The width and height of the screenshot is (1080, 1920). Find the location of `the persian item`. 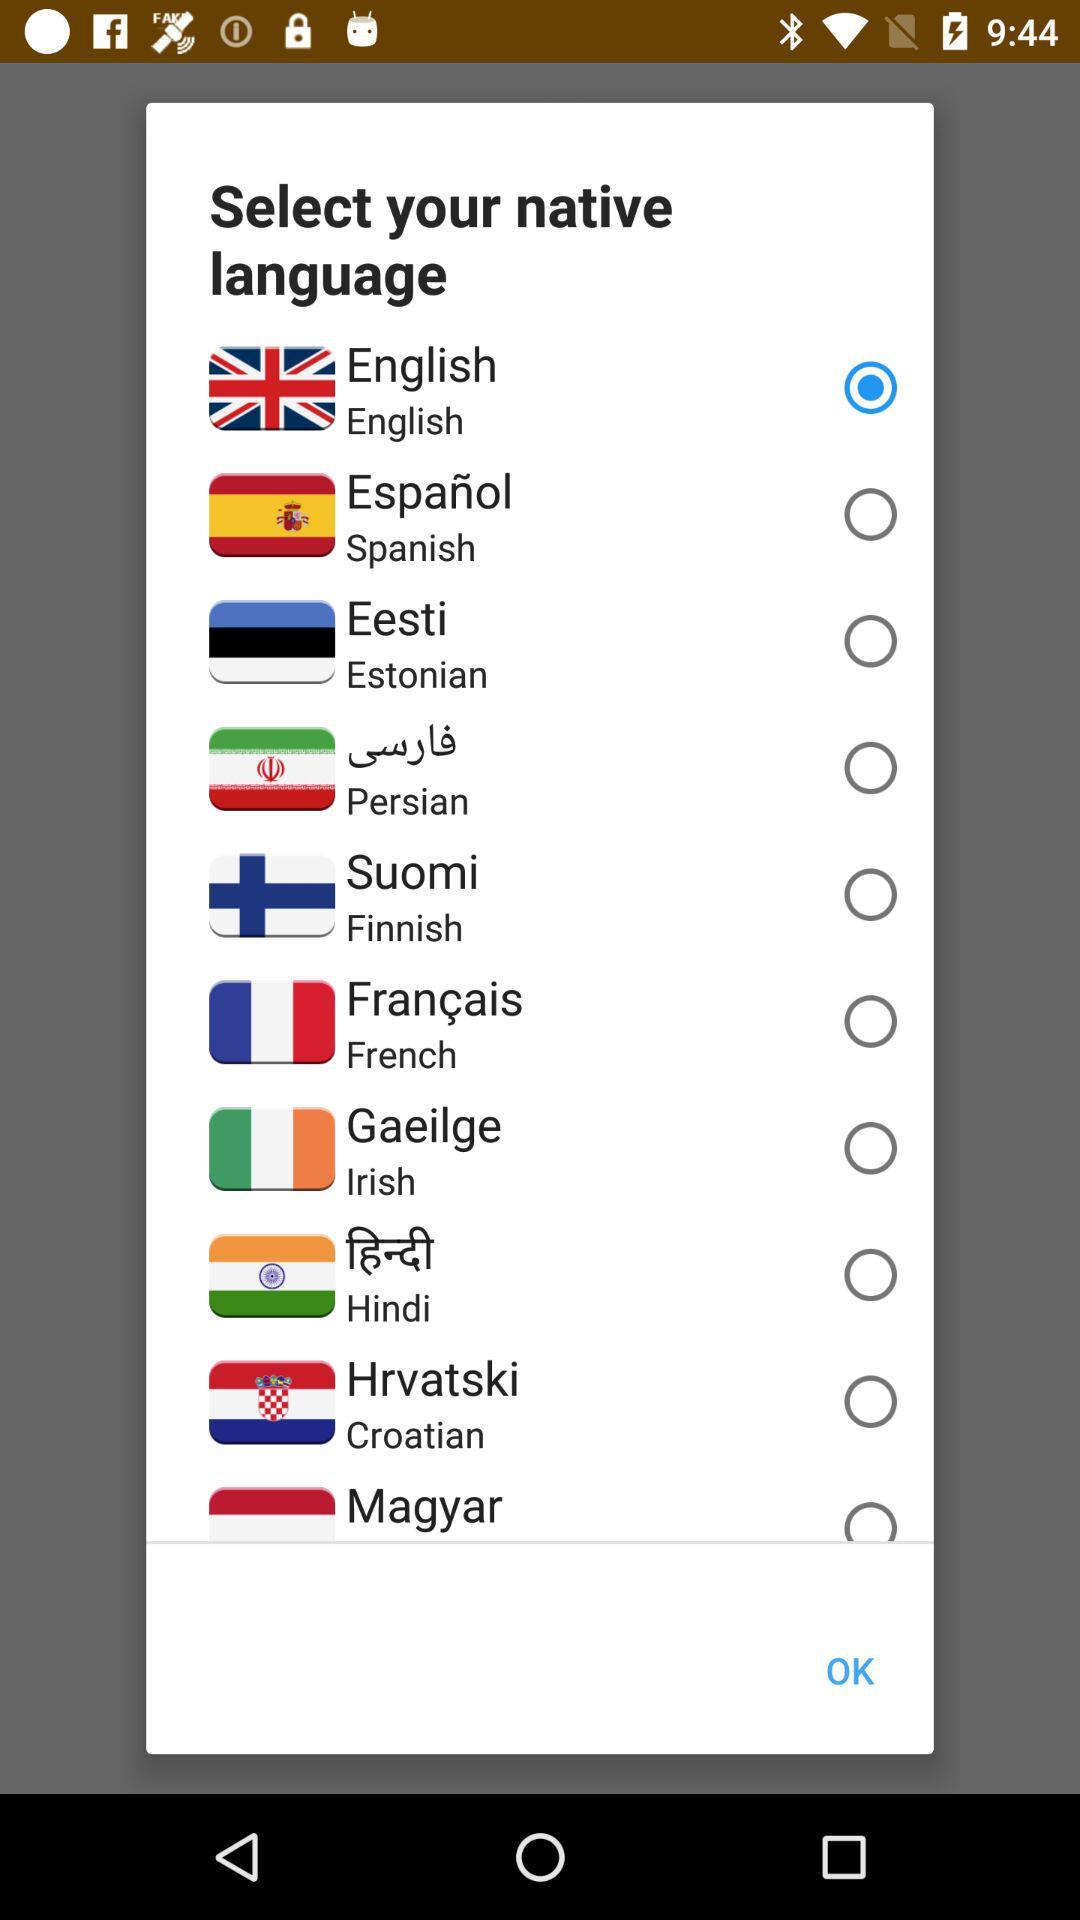

the persian item is located at coordinates (406, 800).